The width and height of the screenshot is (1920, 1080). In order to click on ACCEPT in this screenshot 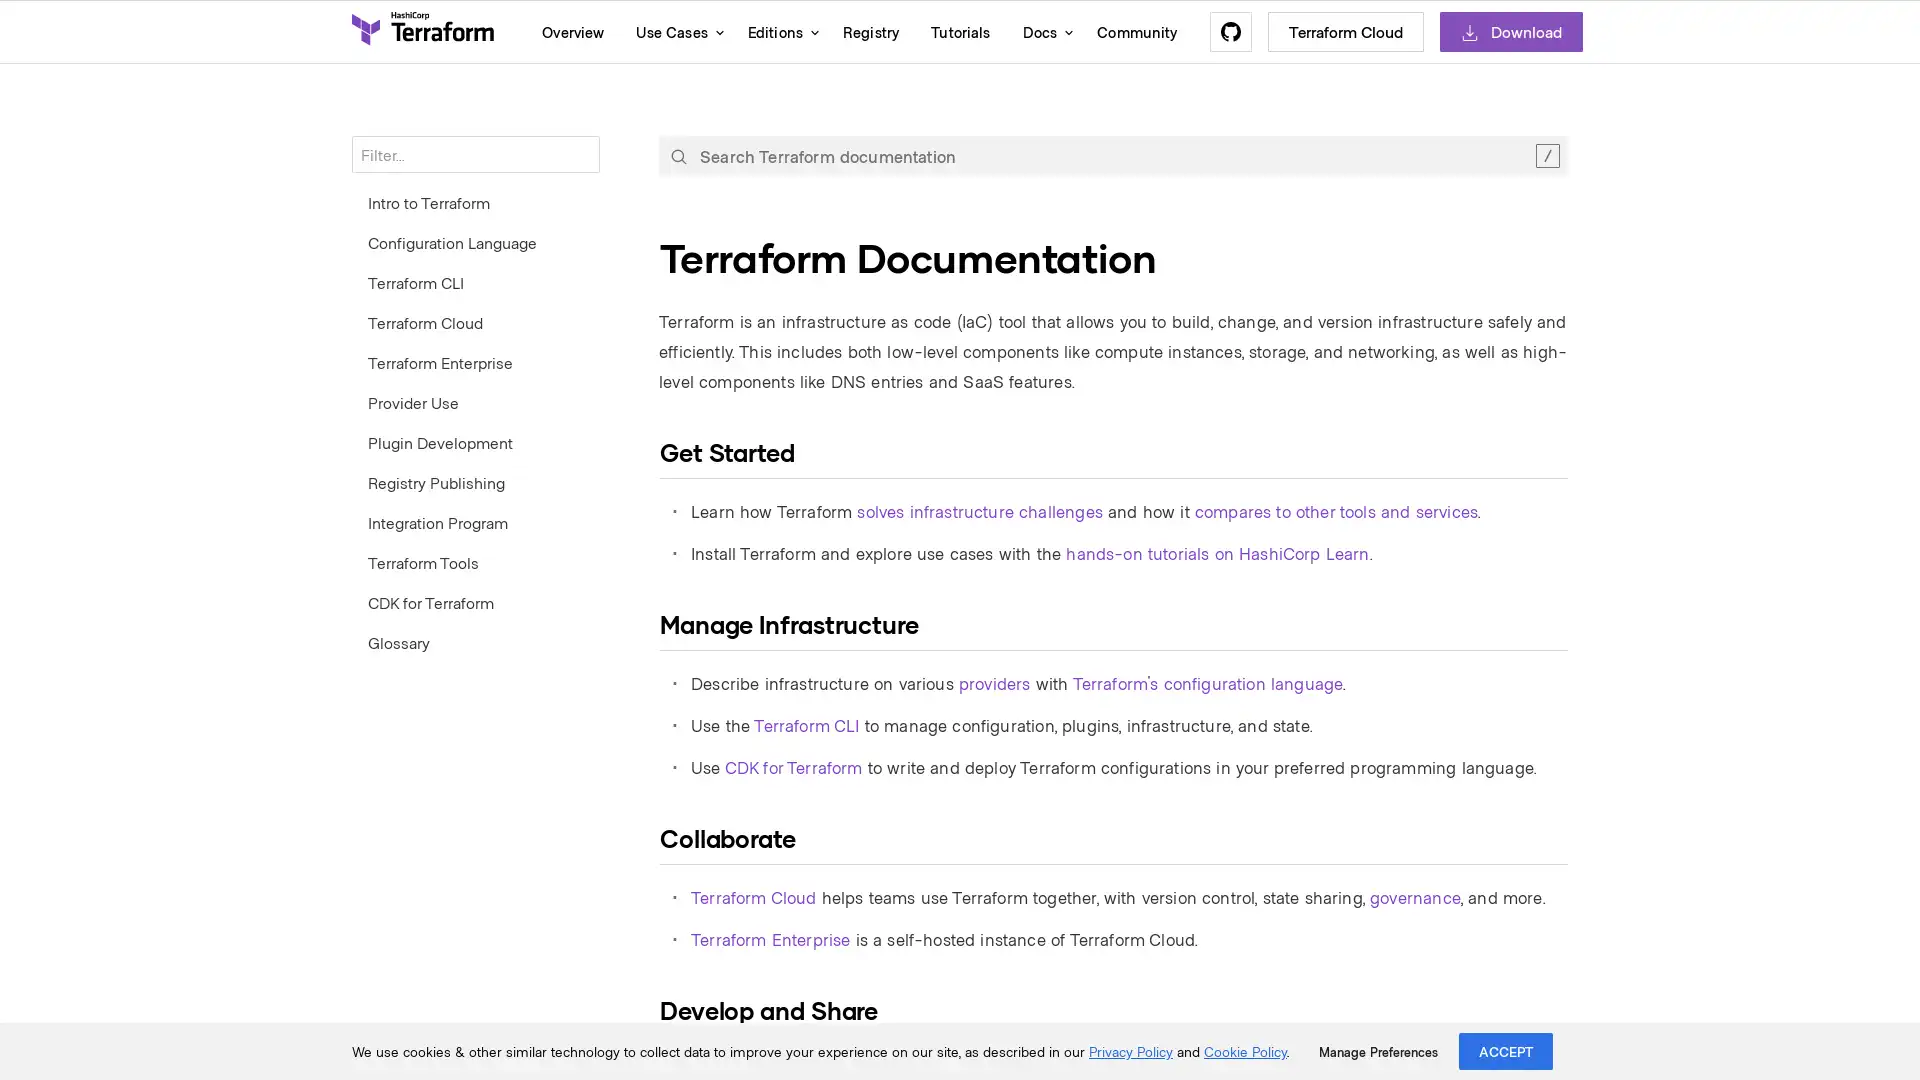, I will do `click(1506, 1050)`.